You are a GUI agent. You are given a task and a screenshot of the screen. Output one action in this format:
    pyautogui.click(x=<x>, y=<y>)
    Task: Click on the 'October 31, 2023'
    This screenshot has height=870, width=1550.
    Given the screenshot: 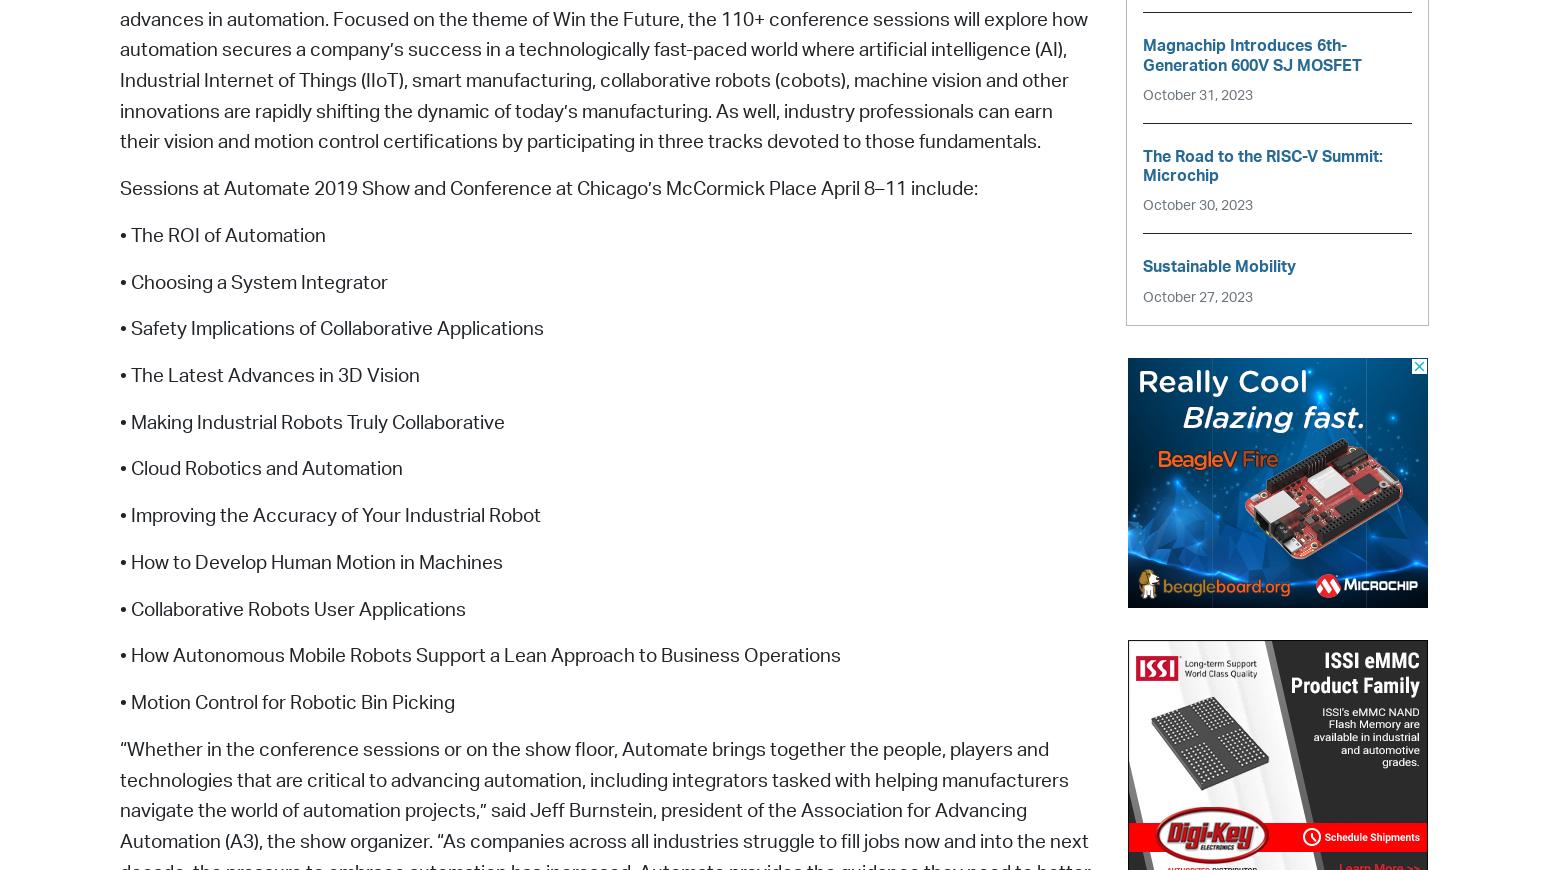 What is the action you would take?
    pyautogui.click(x=1197, y=93)
    